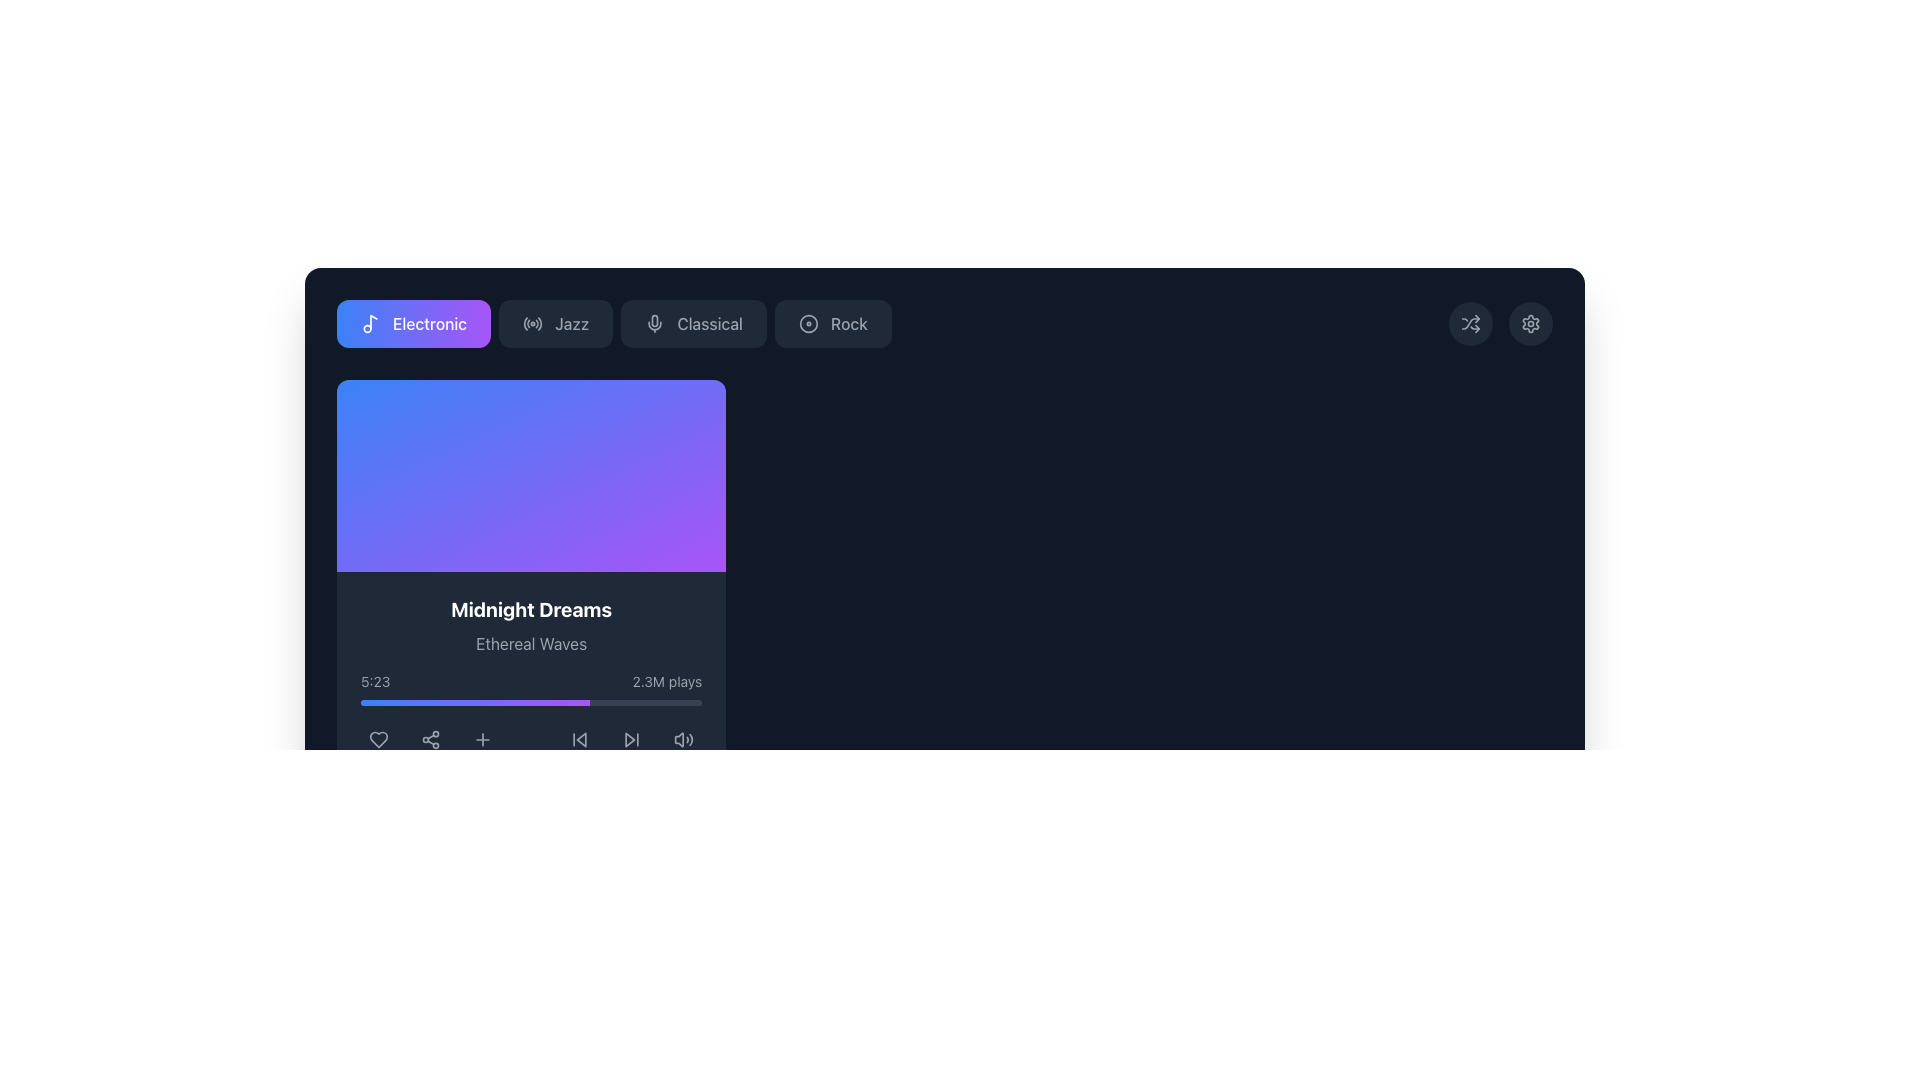  Describe the element at coordinates (684, 740) in the screenshot. I see `the speaker icon with sound waves located in the bottom right section of the player interface to adjust volume settings` at that location.